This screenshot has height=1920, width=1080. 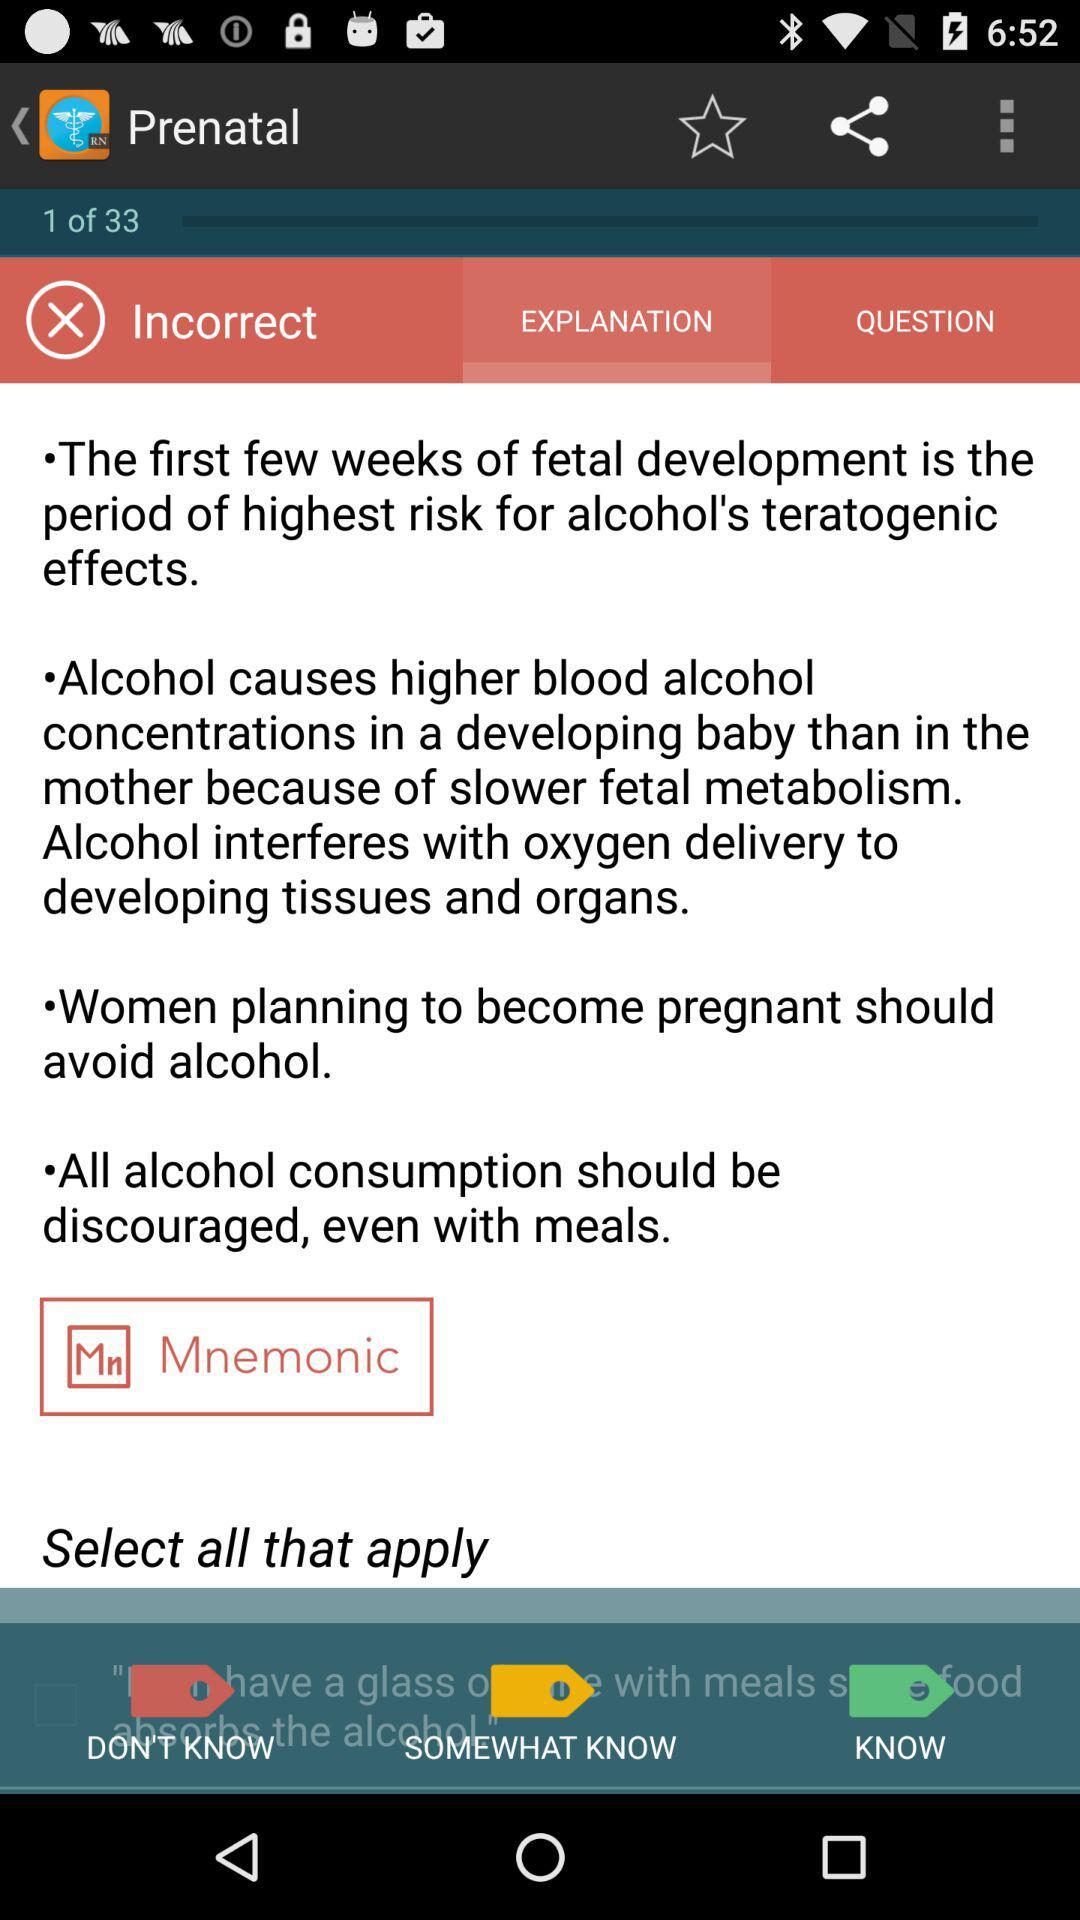 What do you see at coordinates (180, 1689) in the screenshot?
I see `do n't know` at bounding box center [180, 1689].